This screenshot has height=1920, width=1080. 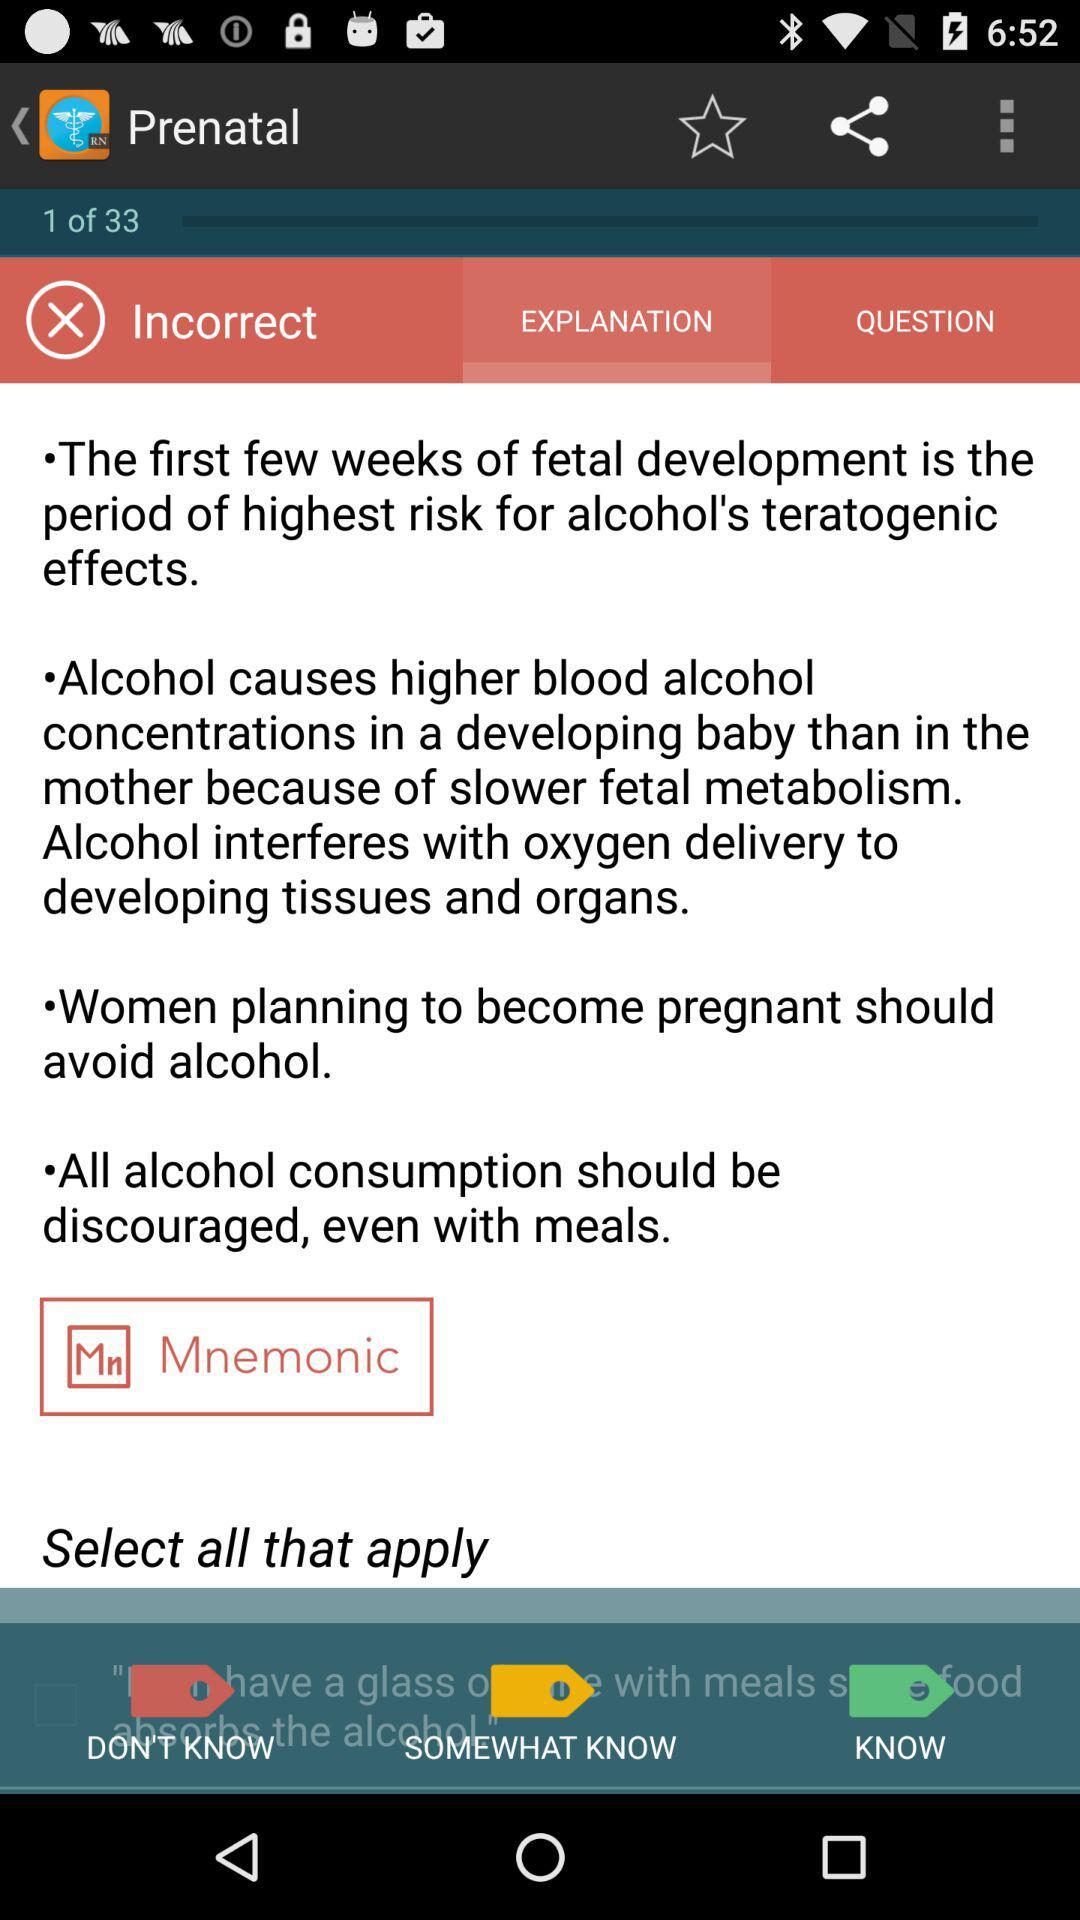 What do you see at coordinates (180, 1689) in the screenshot?
I see `do n't know` at bounding box center [180, 1689].